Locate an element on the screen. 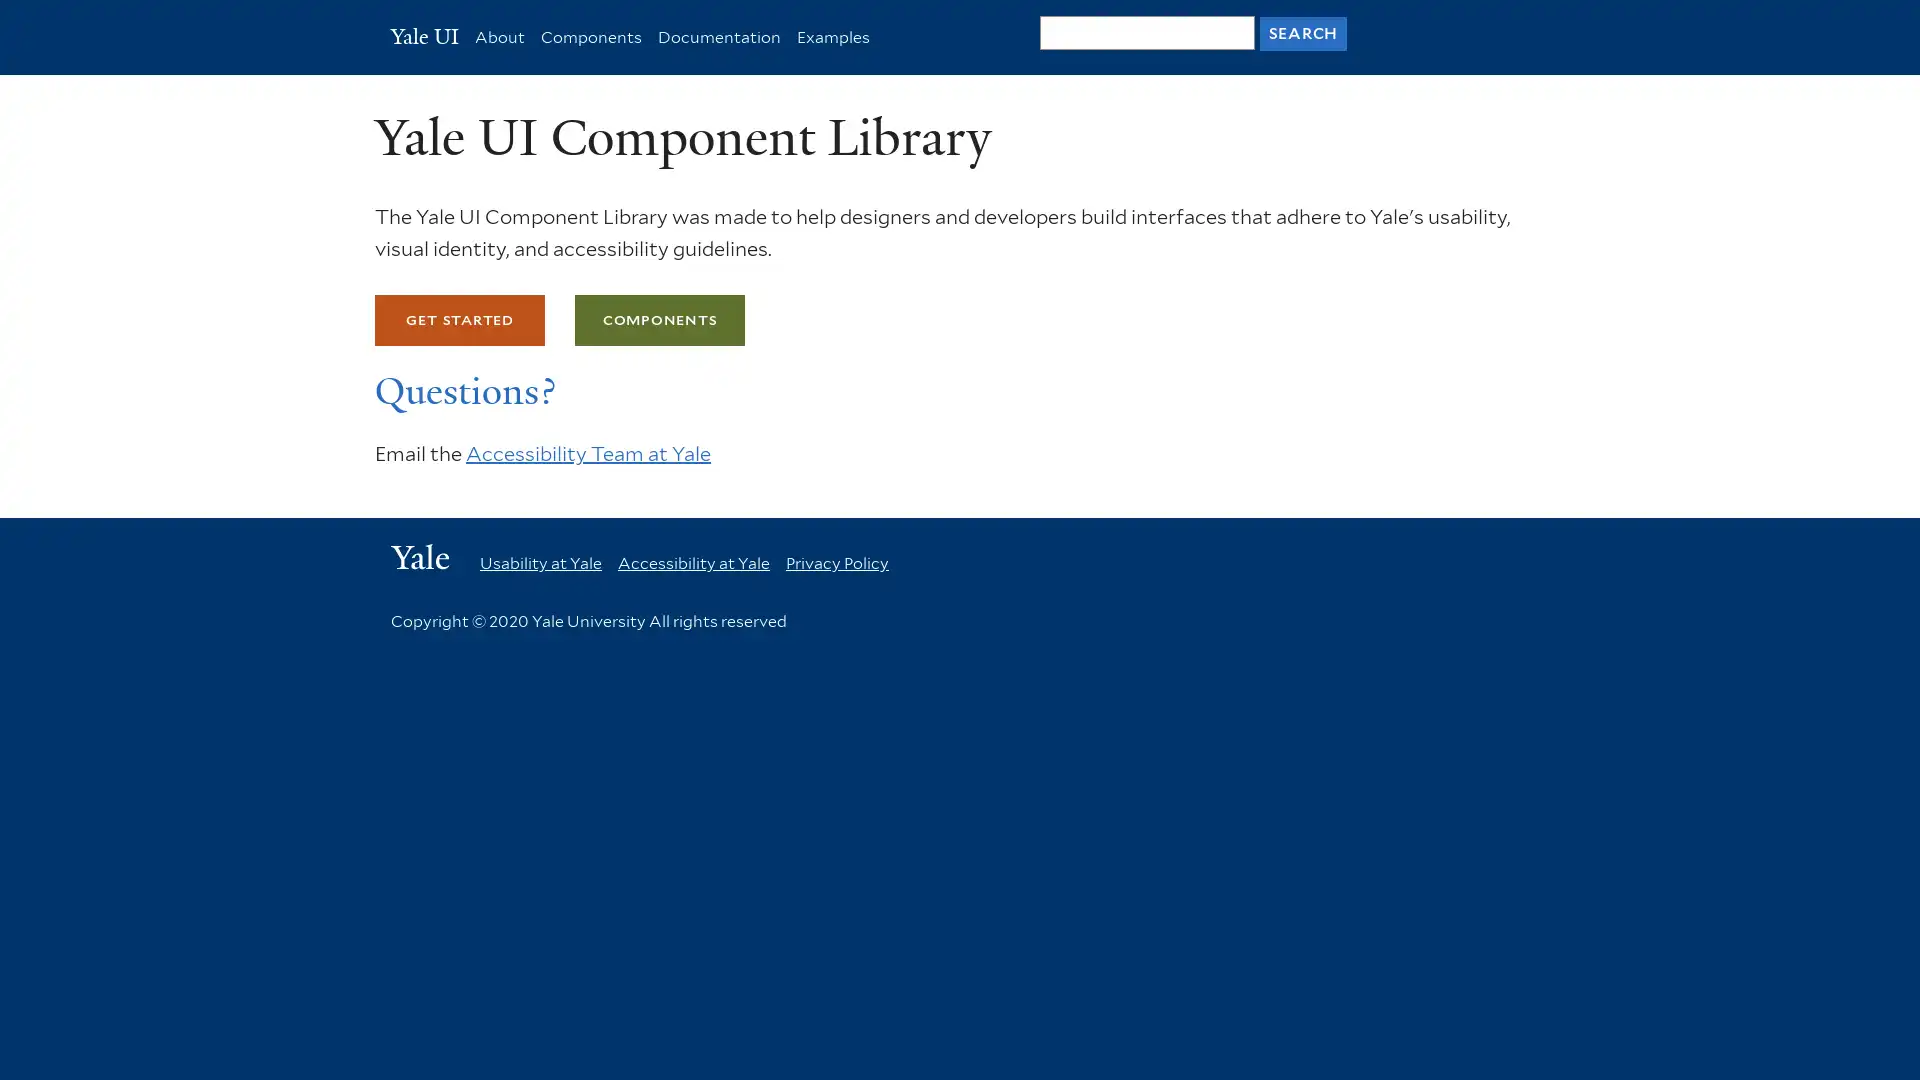  SEARCH is located at coordinates (1302, 33).